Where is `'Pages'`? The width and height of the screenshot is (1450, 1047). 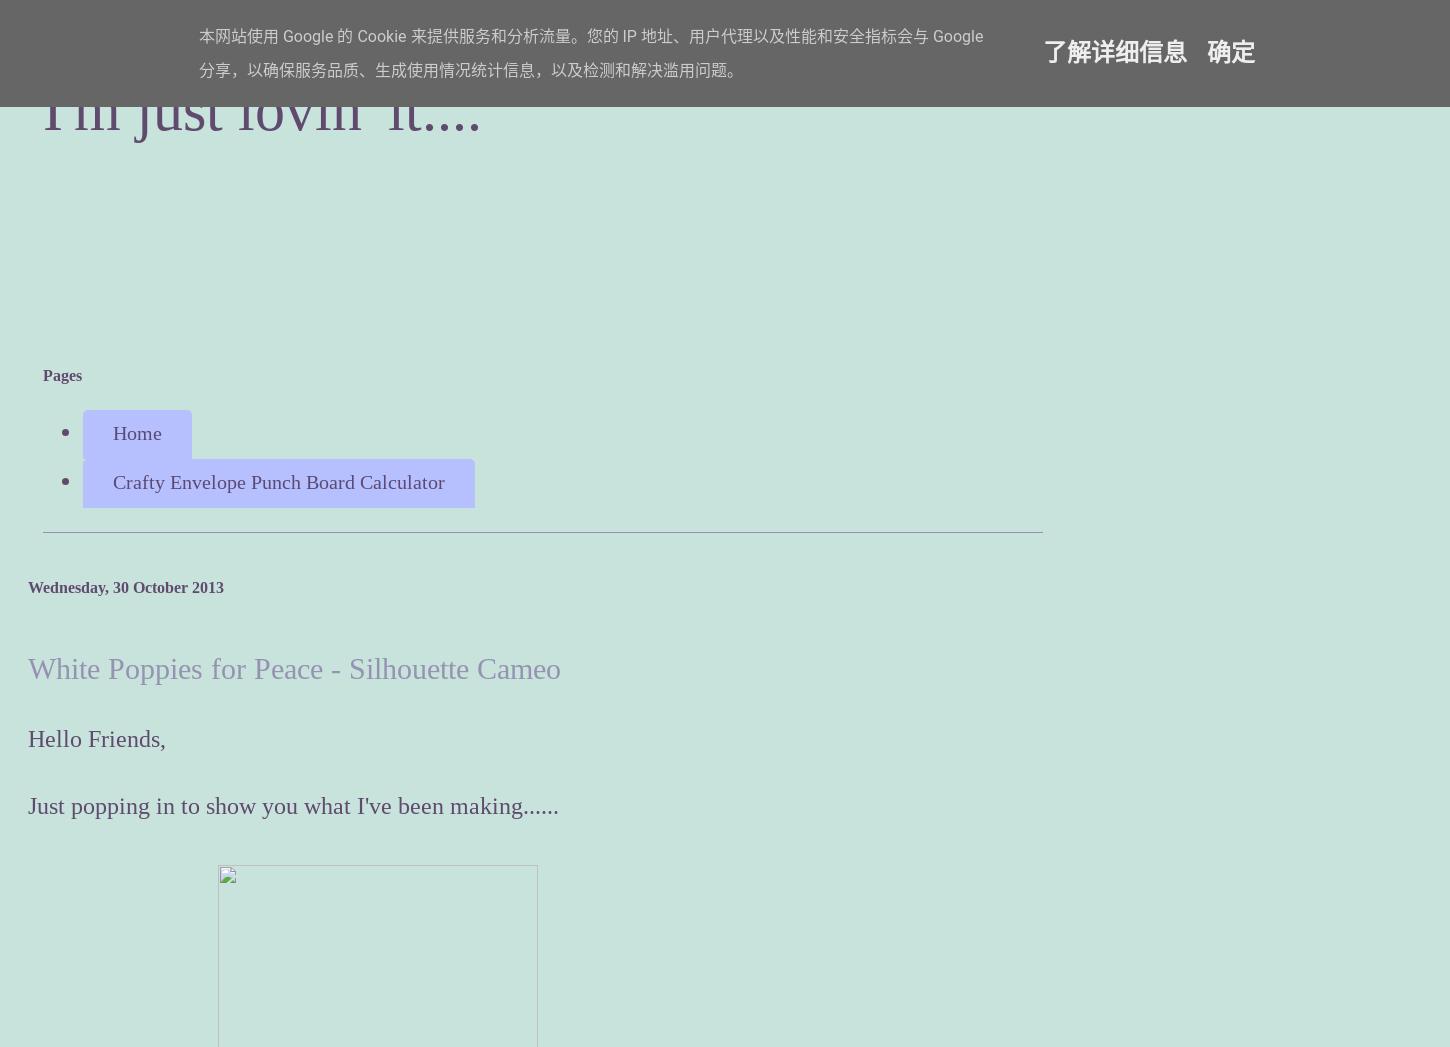
'Pages' is located at coordinates (62, 375).